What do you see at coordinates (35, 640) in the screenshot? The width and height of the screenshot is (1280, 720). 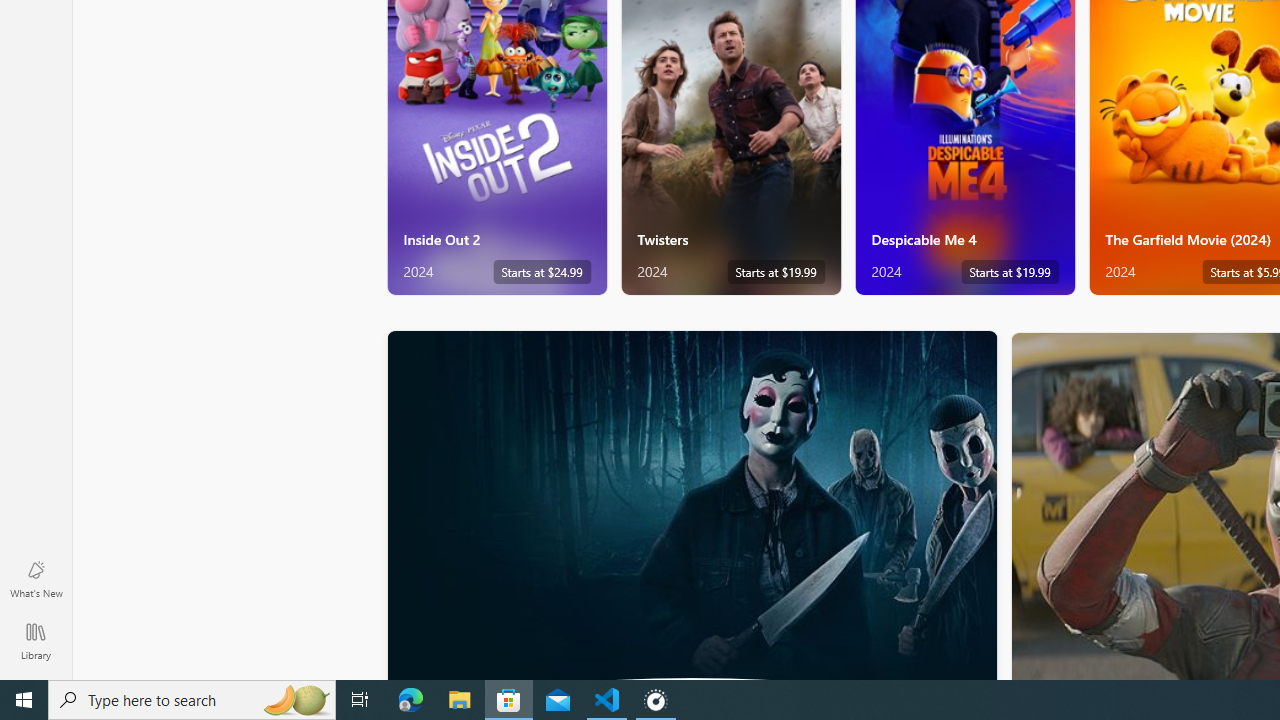 I see `'Library'` at bounding box center [35, 640].